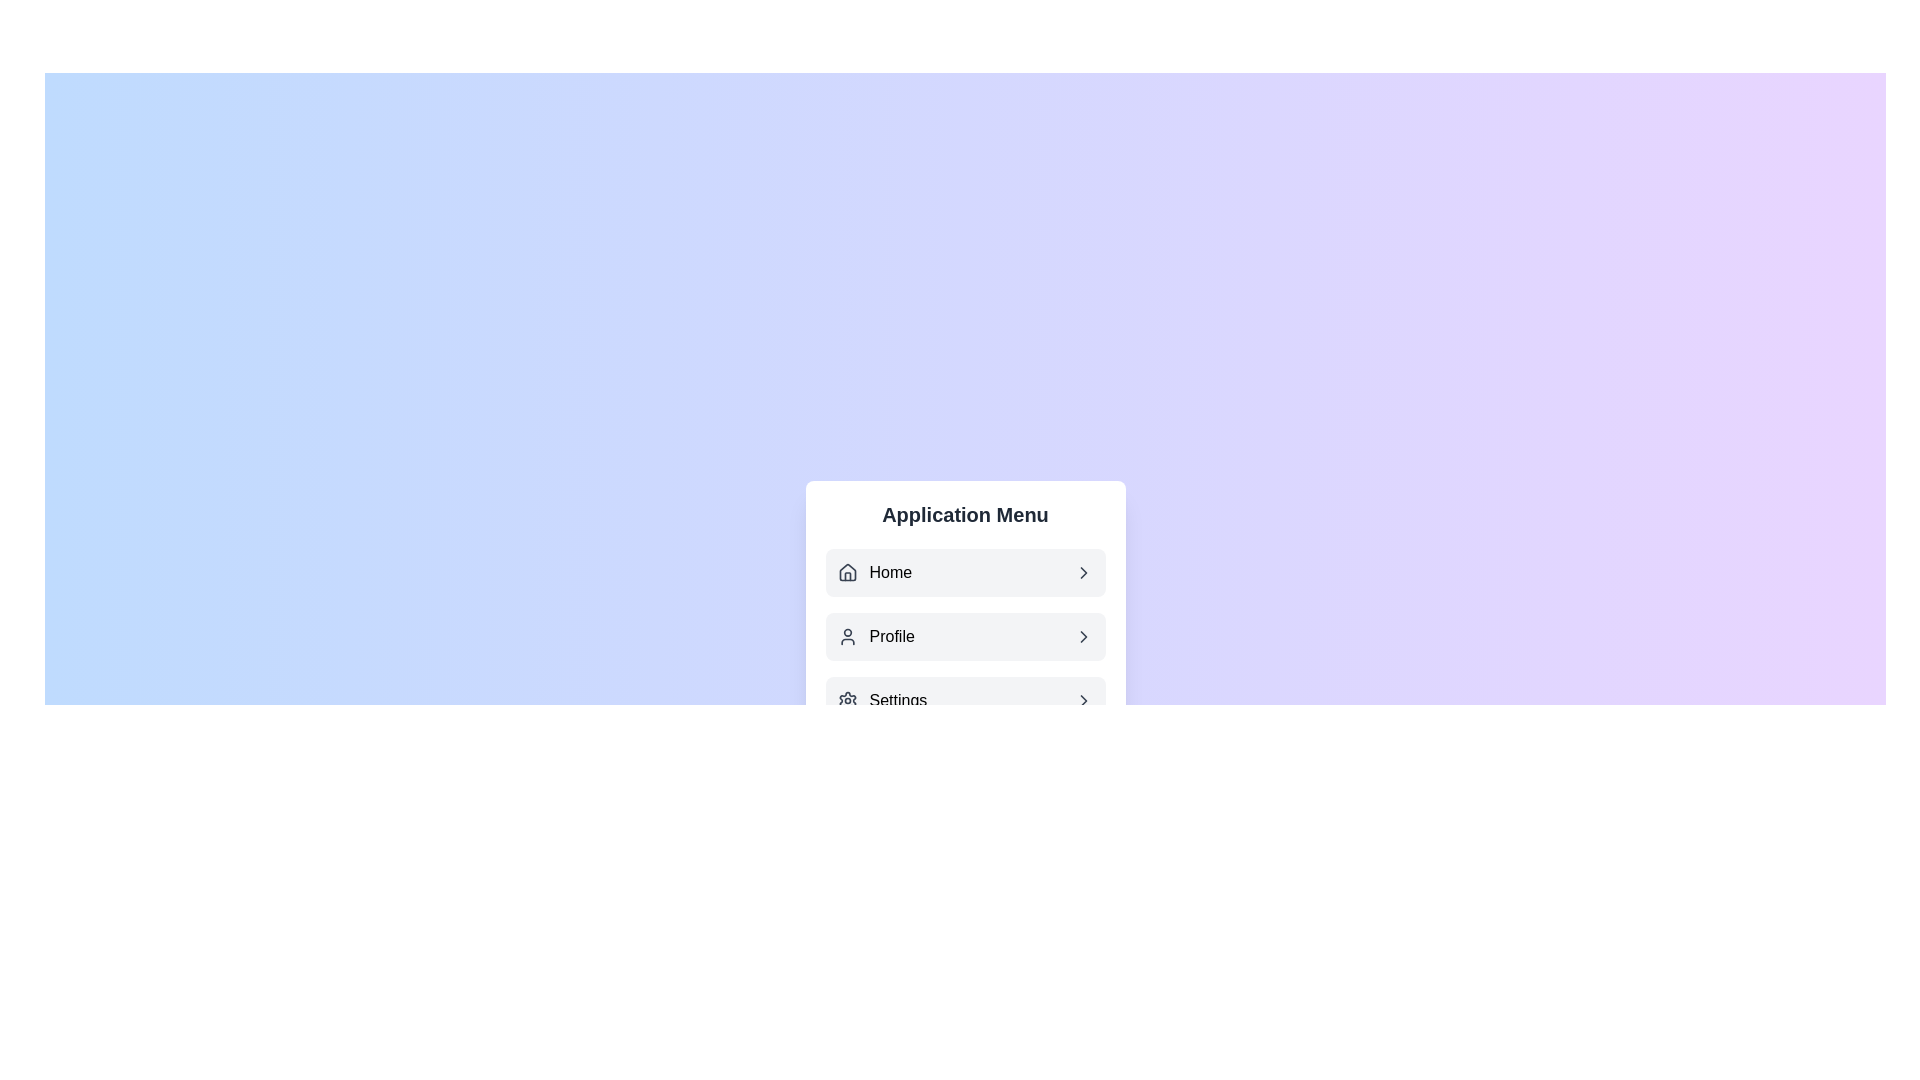  Describe the element at coordinates (1082, 700) in the screenshot. I see `the chevron icon on the right end of the 'Settings' menu item` at that location.